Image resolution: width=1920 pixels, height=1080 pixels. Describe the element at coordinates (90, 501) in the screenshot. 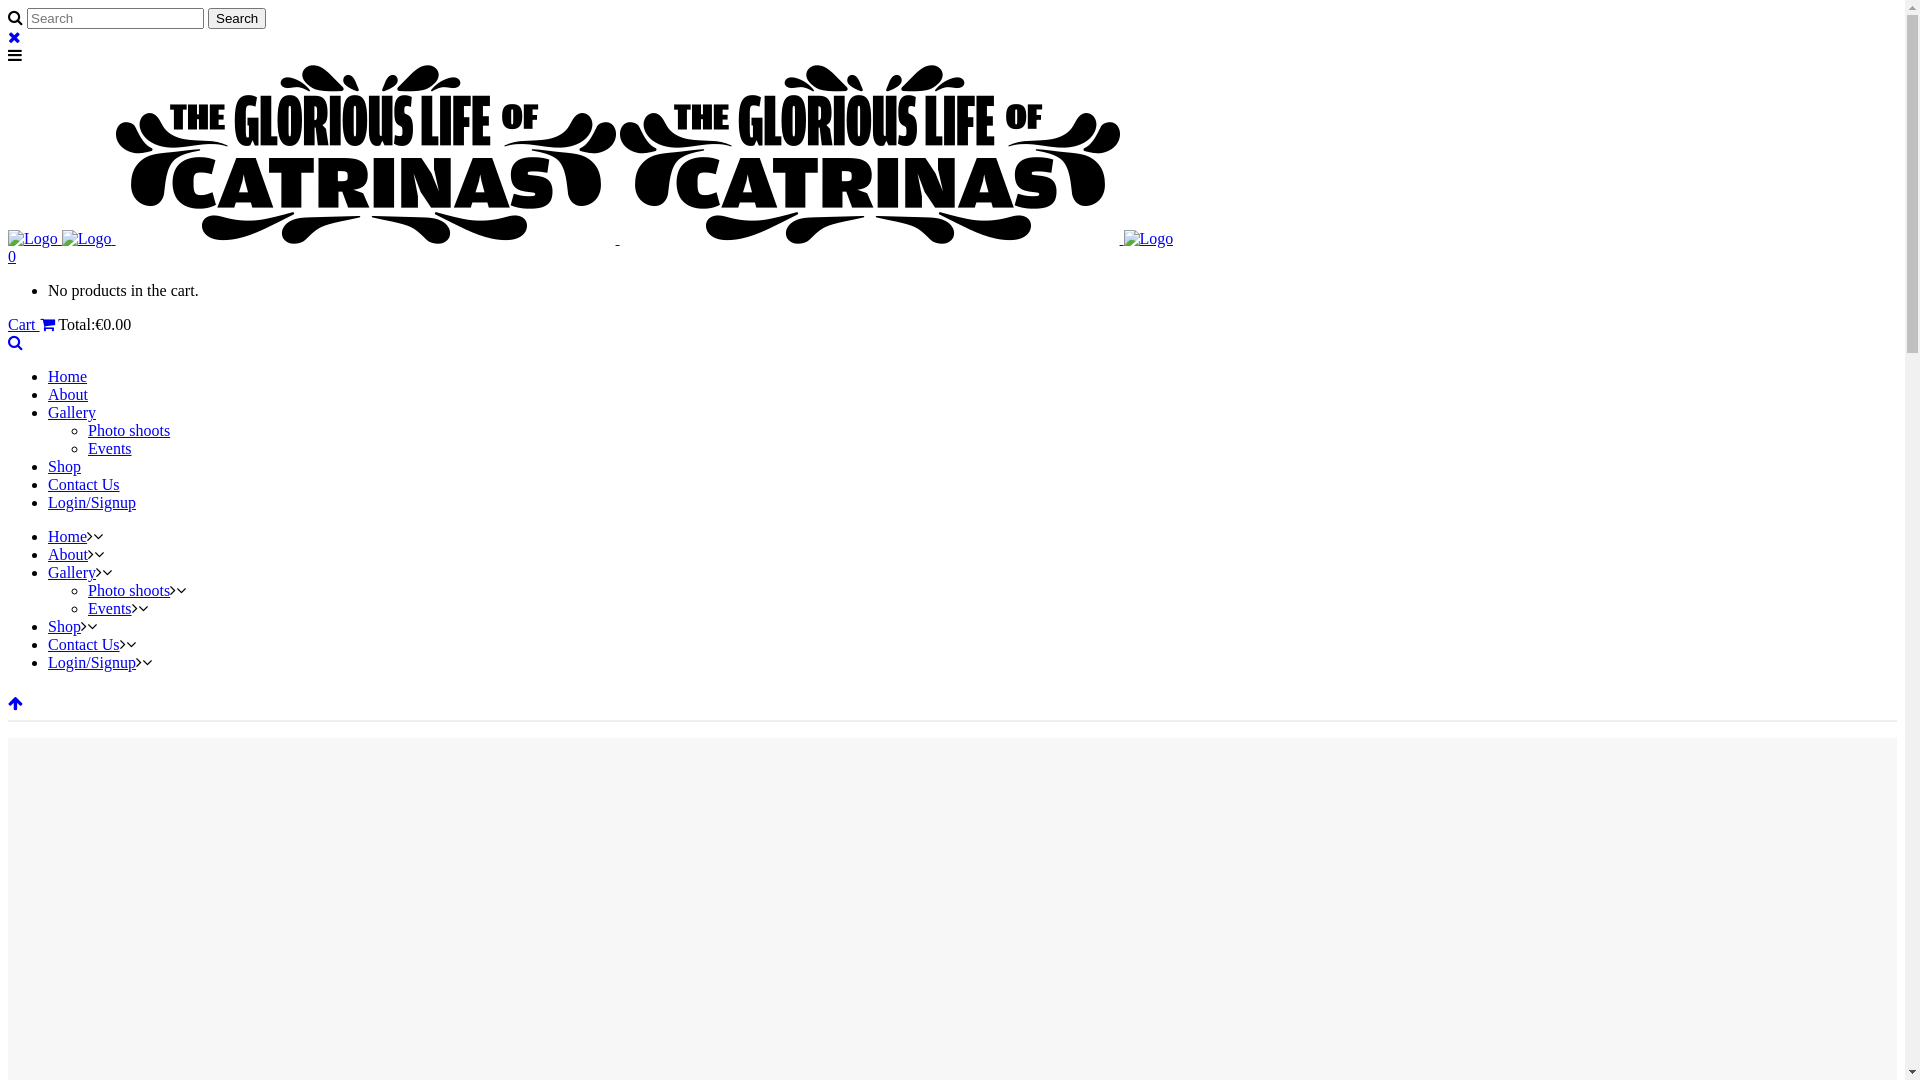

I see `'Login/Signup'` at that location.